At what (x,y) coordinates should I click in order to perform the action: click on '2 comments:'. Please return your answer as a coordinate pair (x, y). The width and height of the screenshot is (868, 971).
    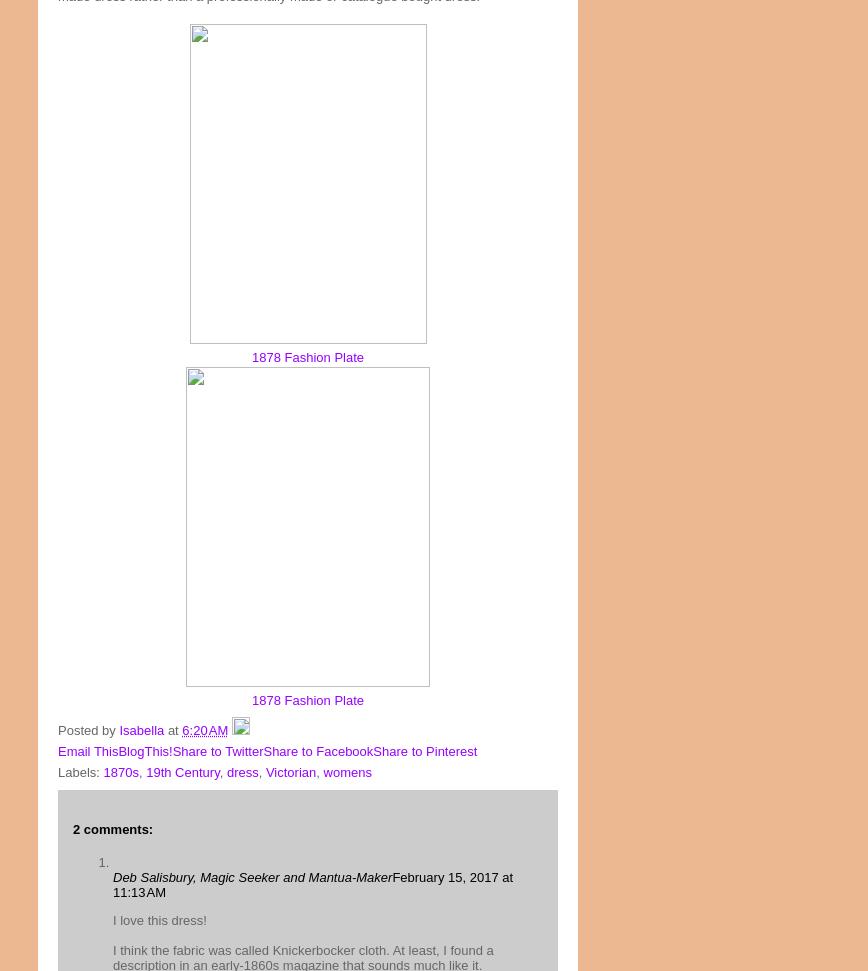
    Looking at the image, I should click on (72, 828).